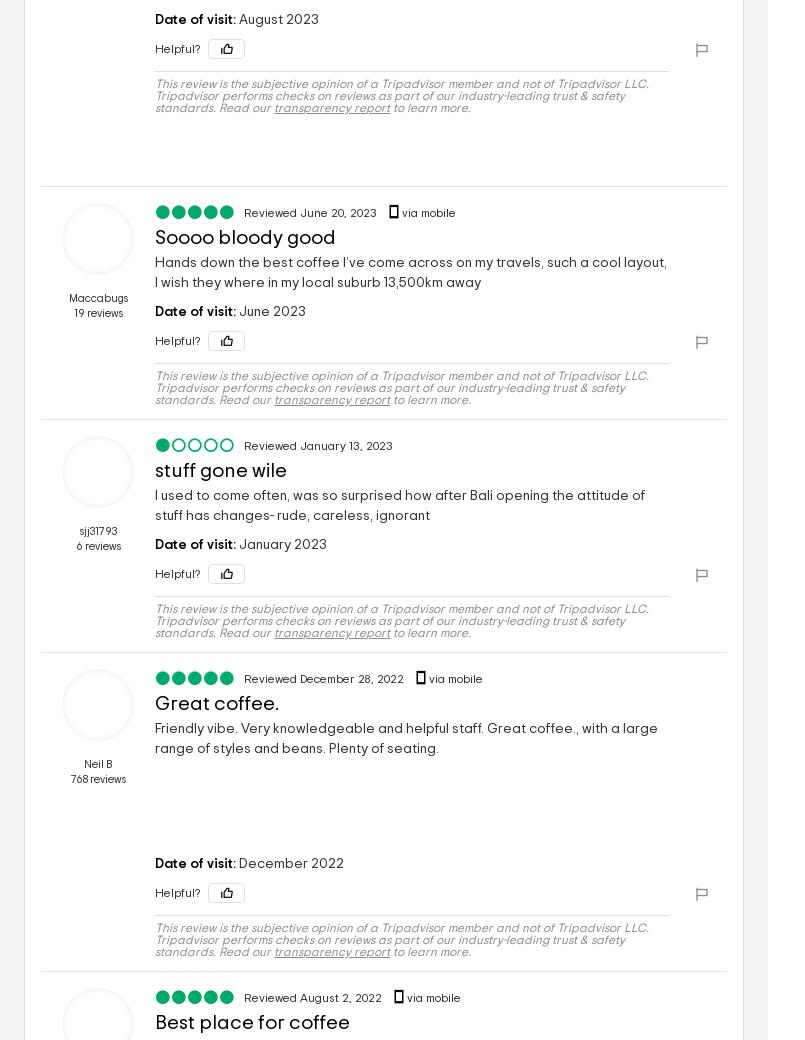 The image size is (805, 1040). I want to click on 'Great coffee.', so click(154, 703).